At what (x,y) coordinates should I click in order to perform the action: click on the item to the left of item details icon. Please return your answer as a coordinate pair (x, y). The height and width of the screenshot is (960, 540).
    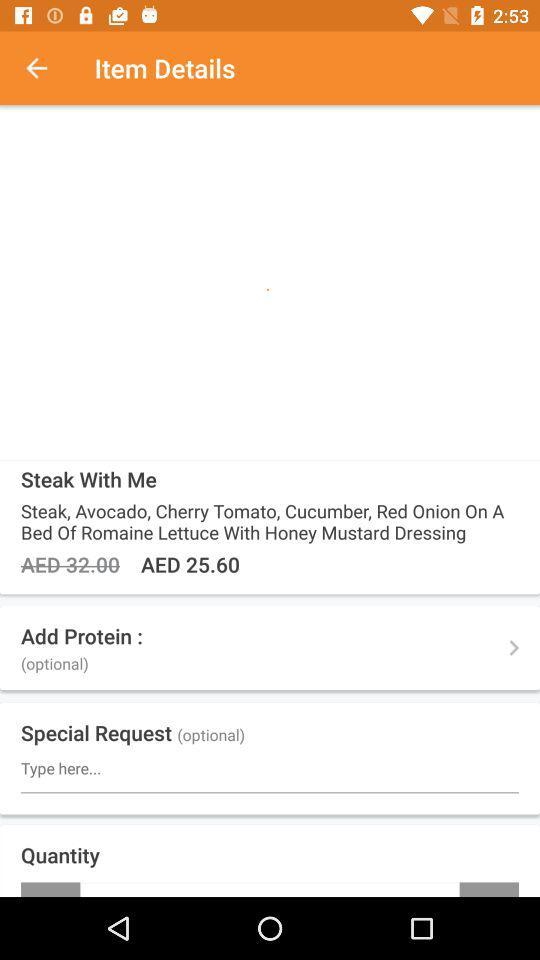
    Looking at the image, I should click on (47, 68).